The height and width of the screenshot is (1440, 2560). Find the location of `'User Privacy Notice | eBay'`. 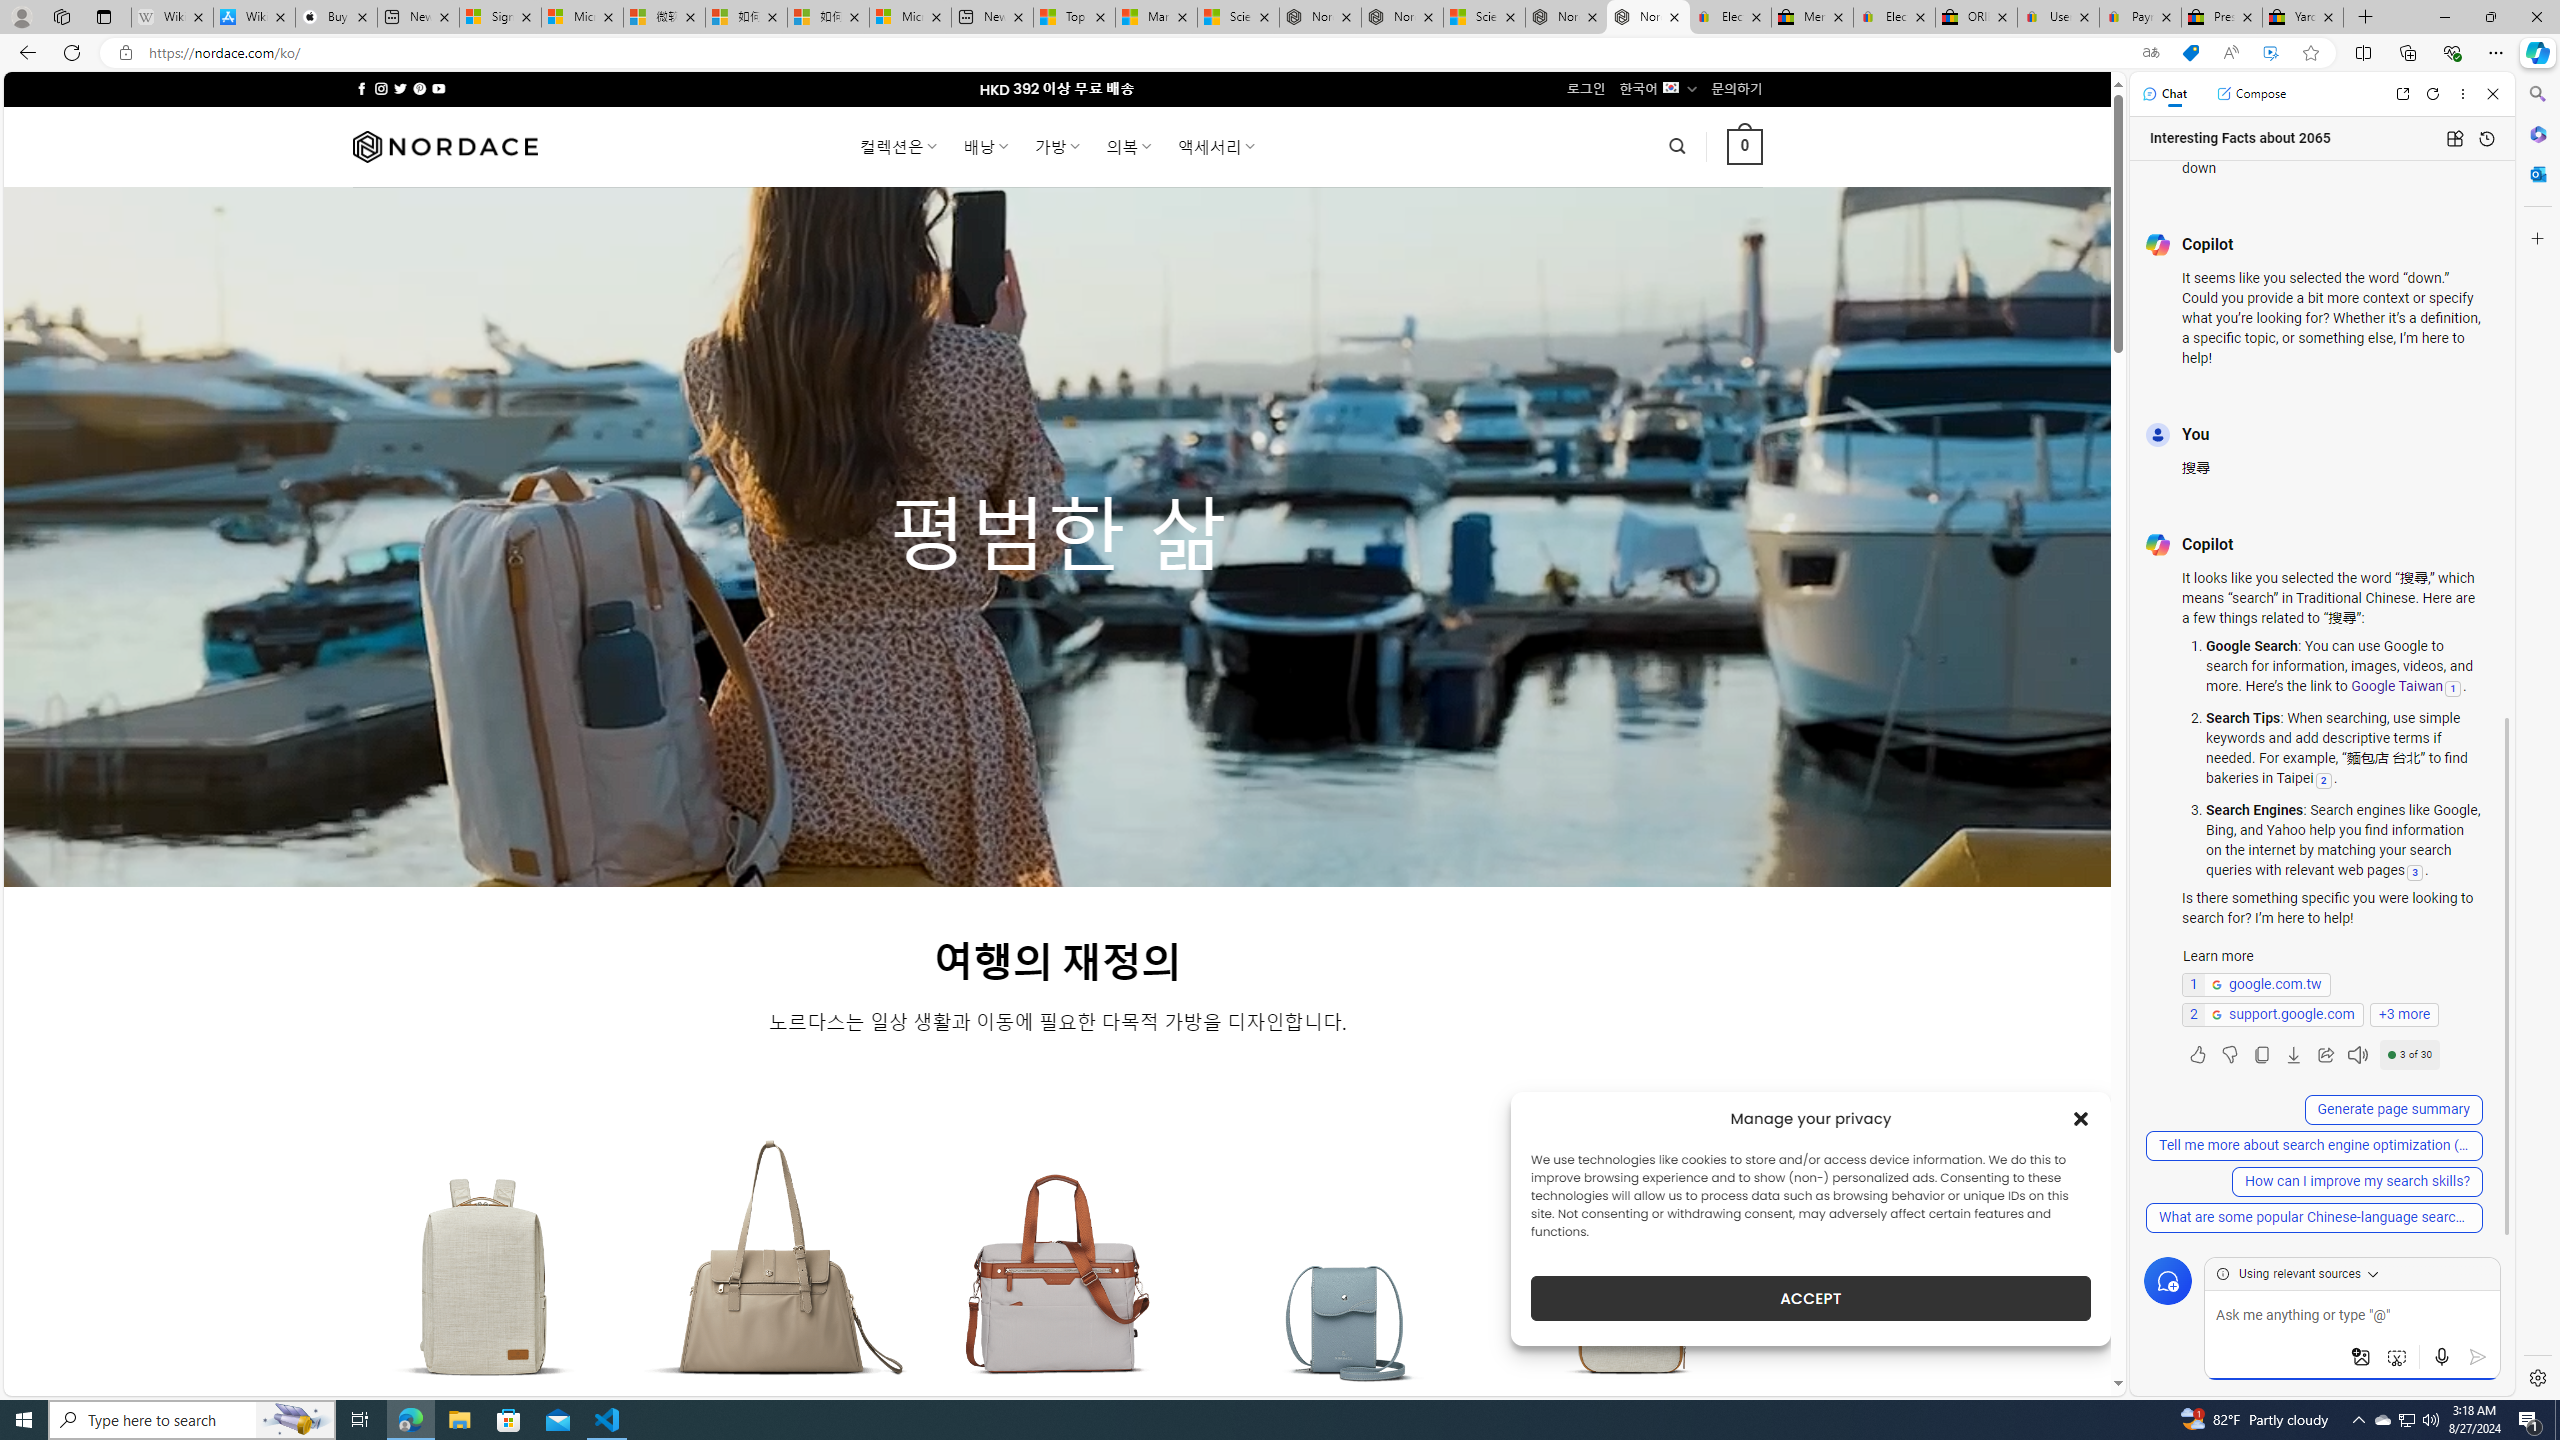

'User Privacy Notice | eBay' is located at coordinates (2058, 16).